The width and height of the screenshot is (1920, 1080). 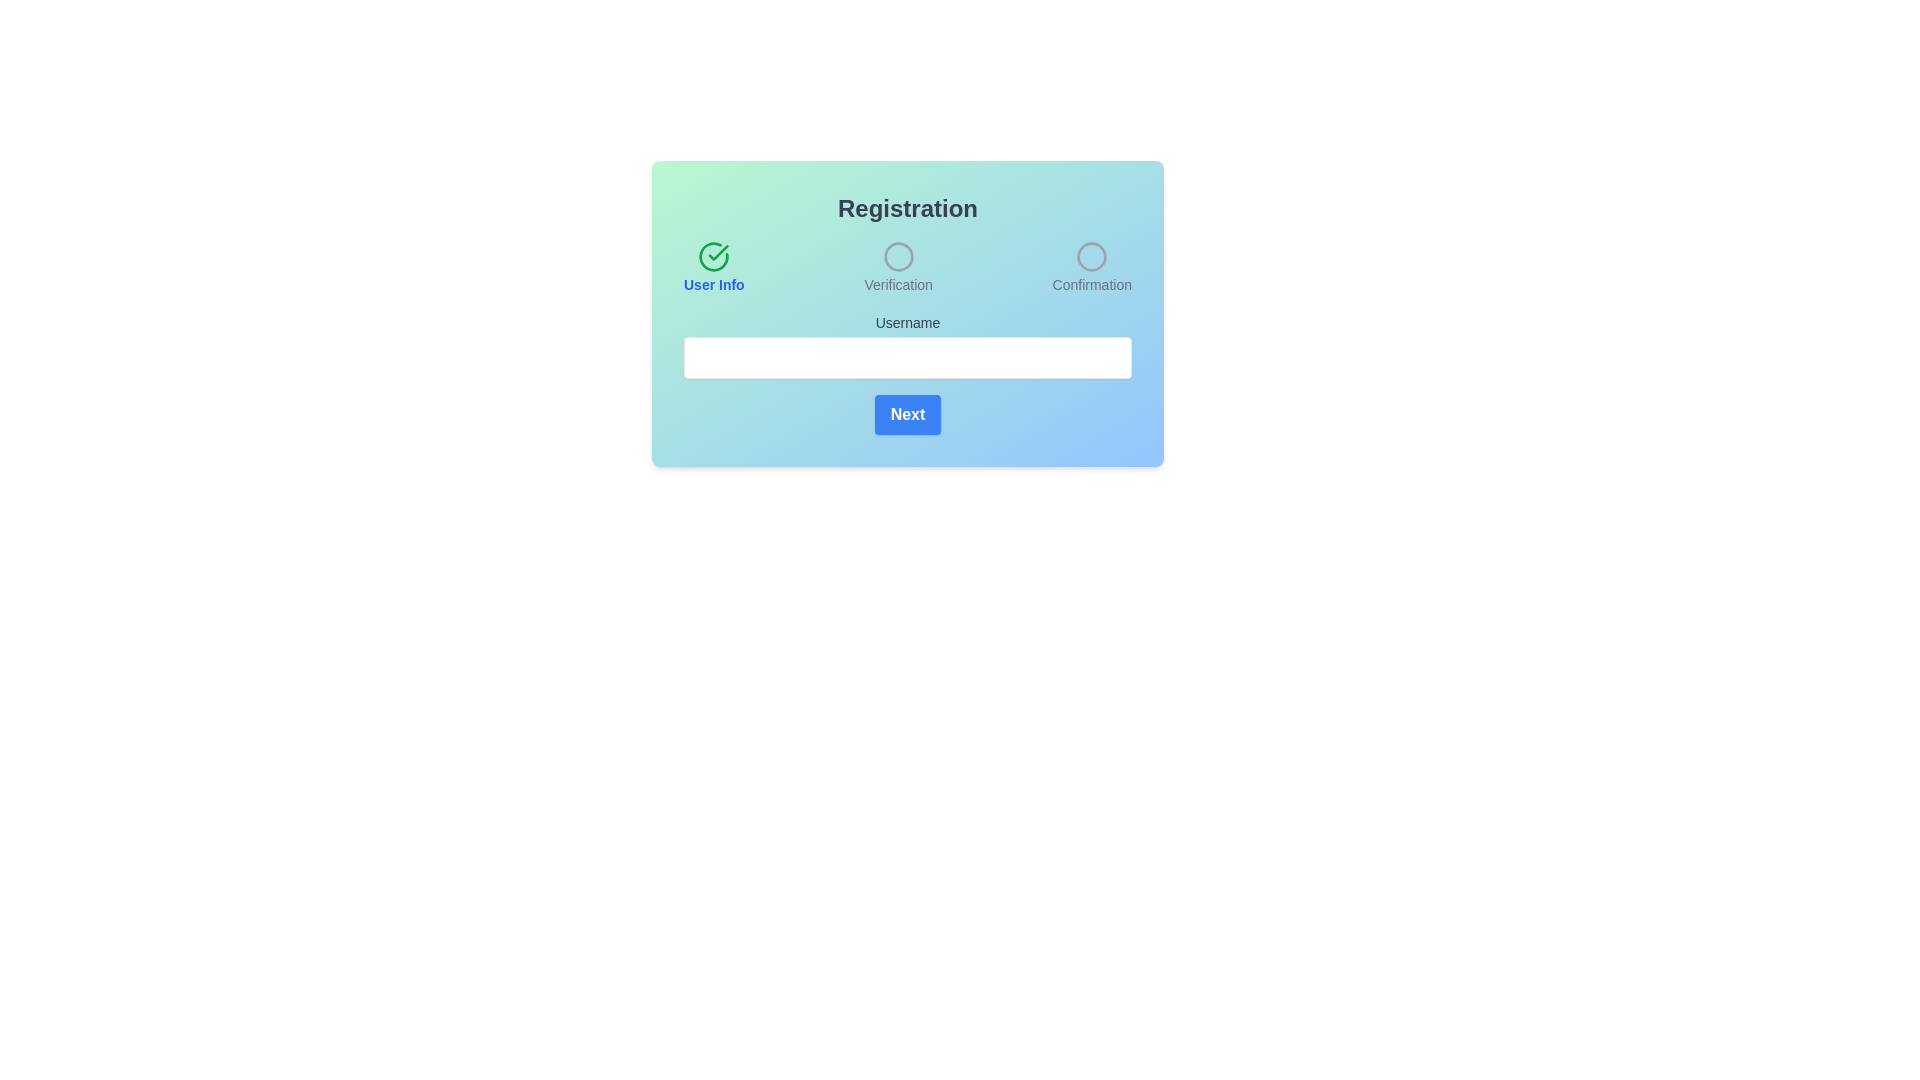 What do you see at coordinates (1091, 256) in the screenshot?
I see `the circular confirmation icon with a gray stroke, located to the far right in the group of three icons aligned with the 'Registration' section header` at bounding box center [1091, 256].